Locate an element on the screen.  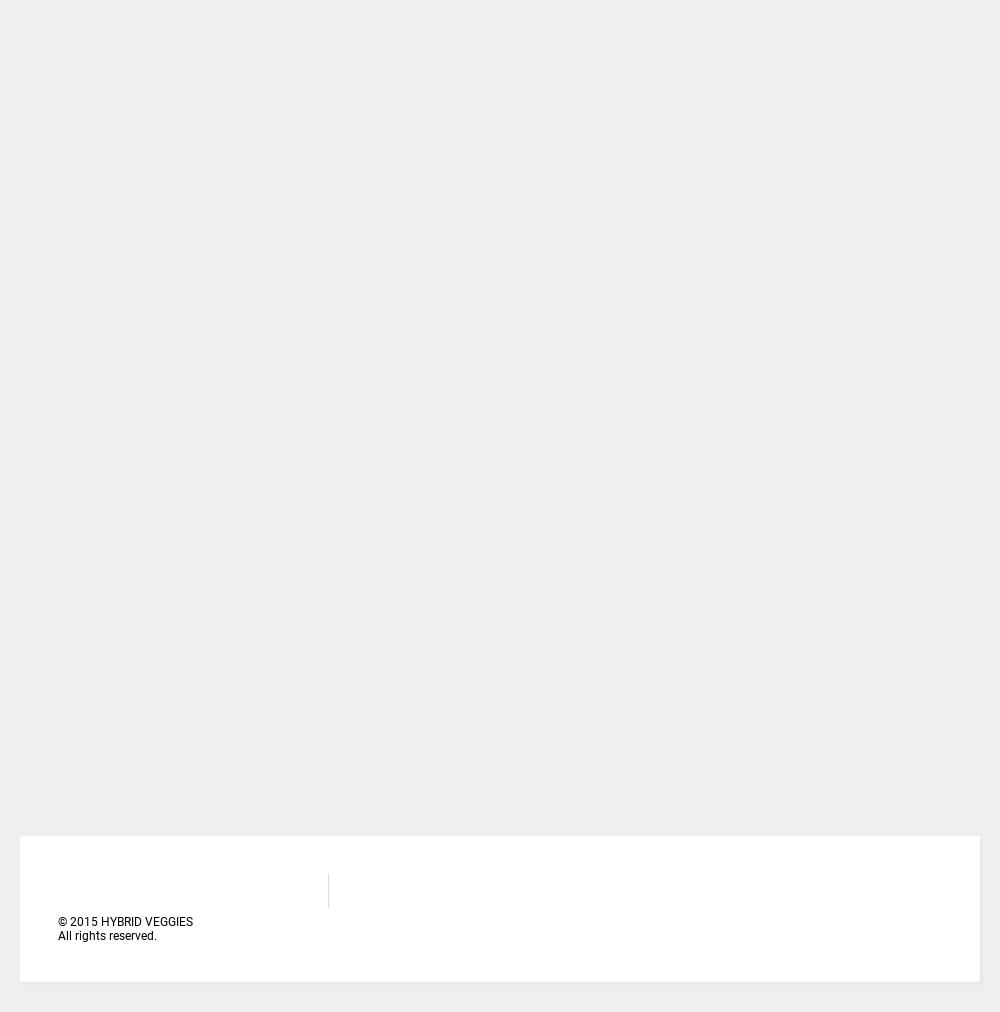
'Tomato seedlings in seedling tray    I have received mails and messages to quickly work on part 2 of this topic. I am sorry; it has been...' is located at coordinates (437, 42).